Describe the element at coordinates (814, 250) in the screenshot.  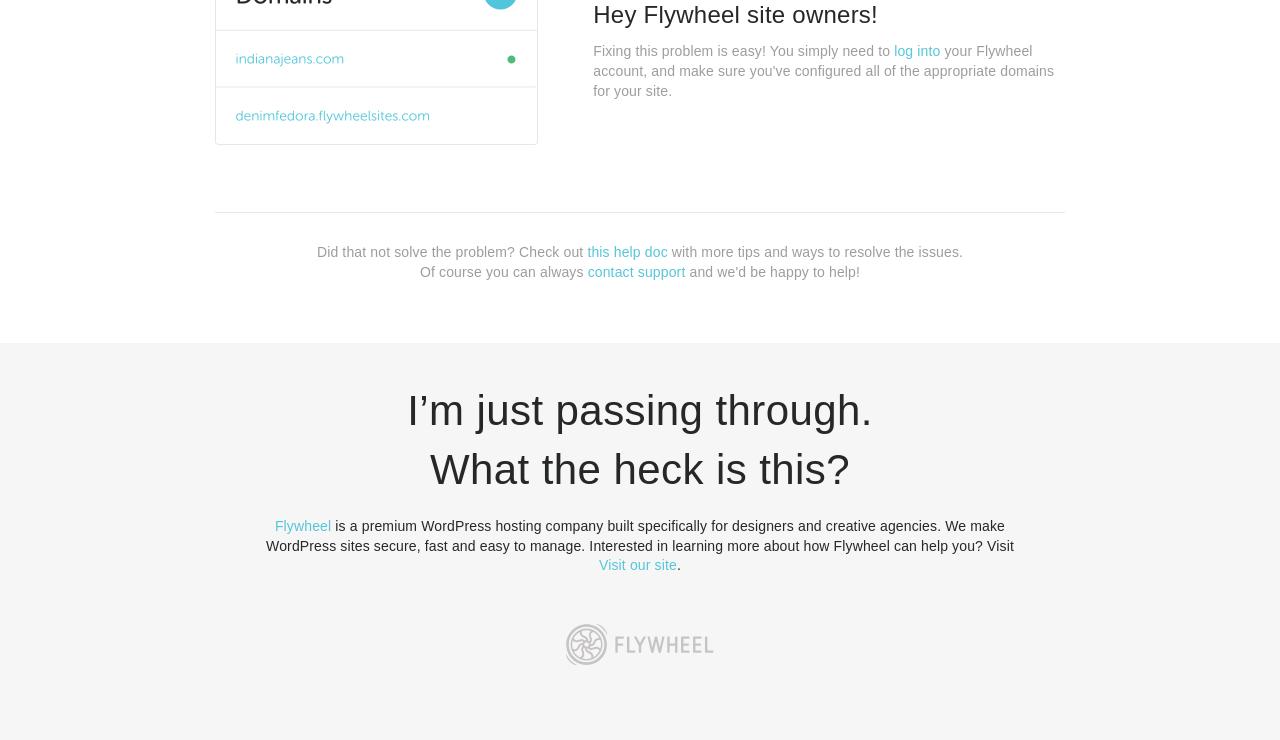
I see `'with more tips and ways to resolve the issues.'` at that location.